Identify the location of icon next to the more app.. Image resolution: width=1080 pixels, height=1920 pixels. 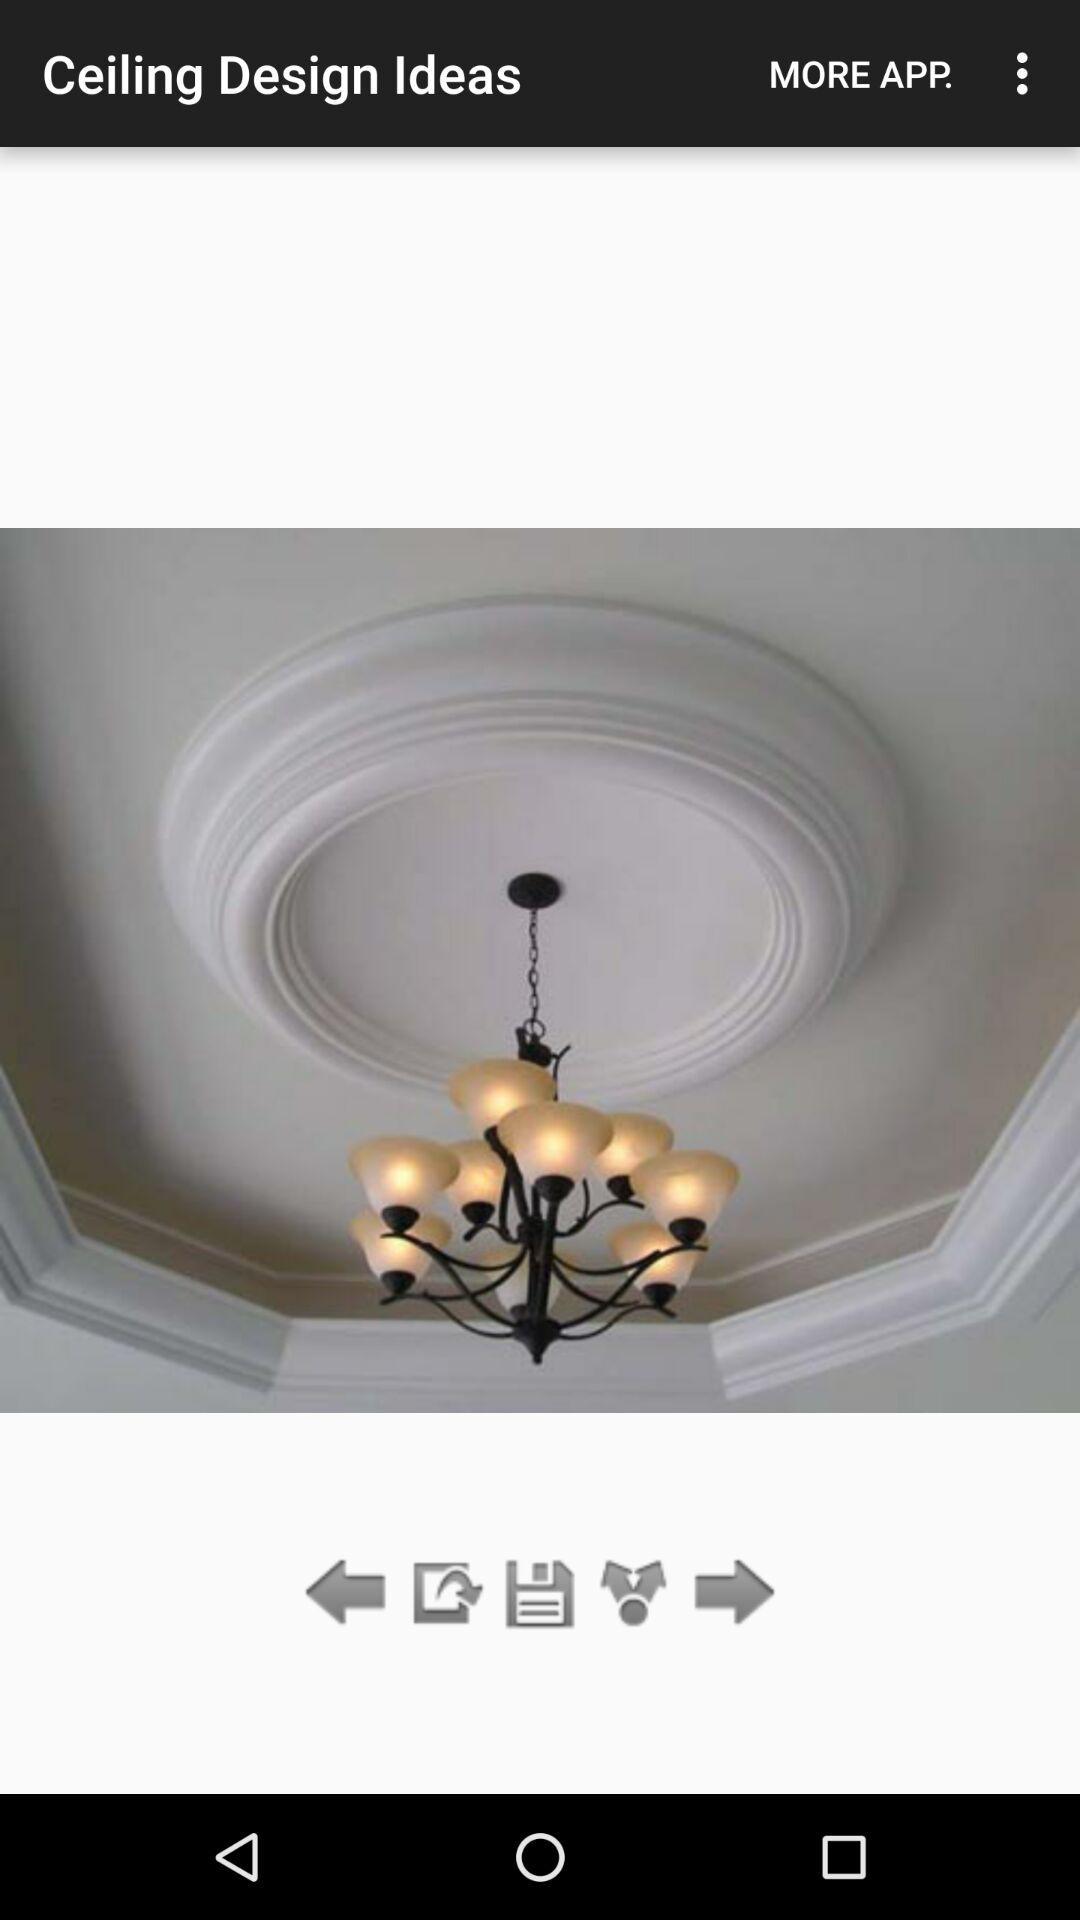
(1027, 73).